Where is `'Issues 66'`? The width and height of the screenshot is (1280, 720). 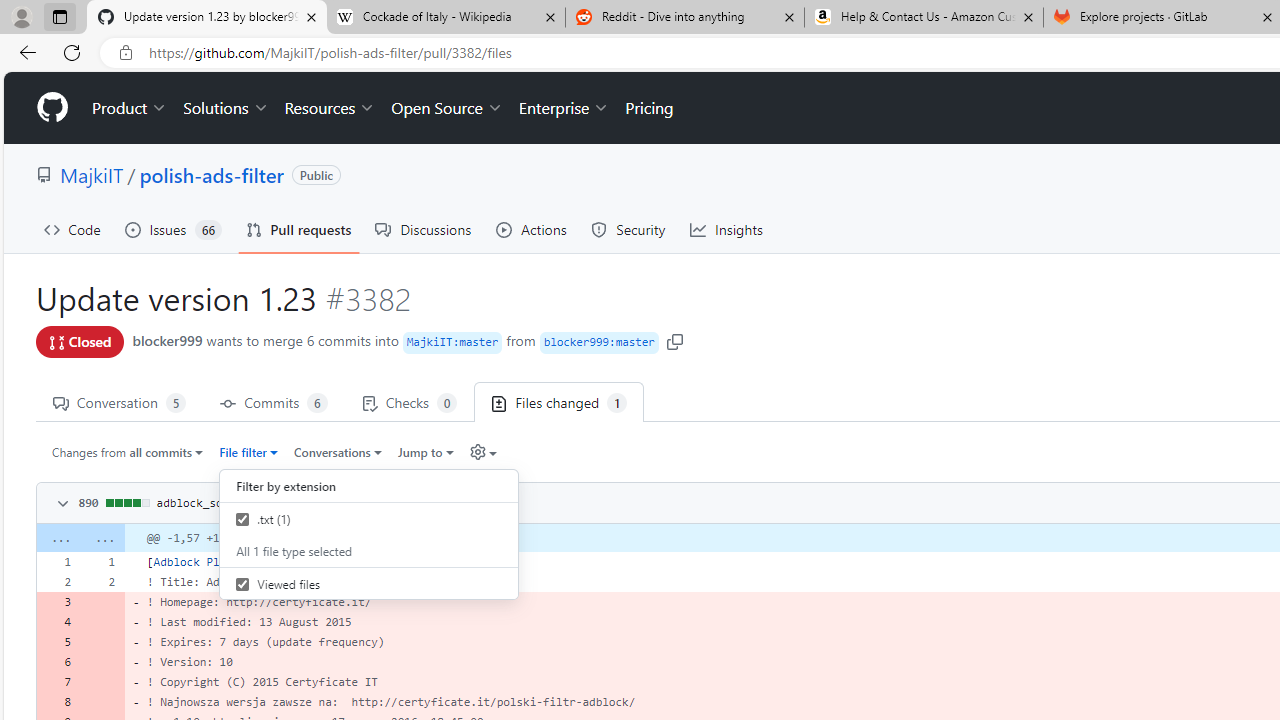 'Issues 66' is located at coordinates (173, 229).